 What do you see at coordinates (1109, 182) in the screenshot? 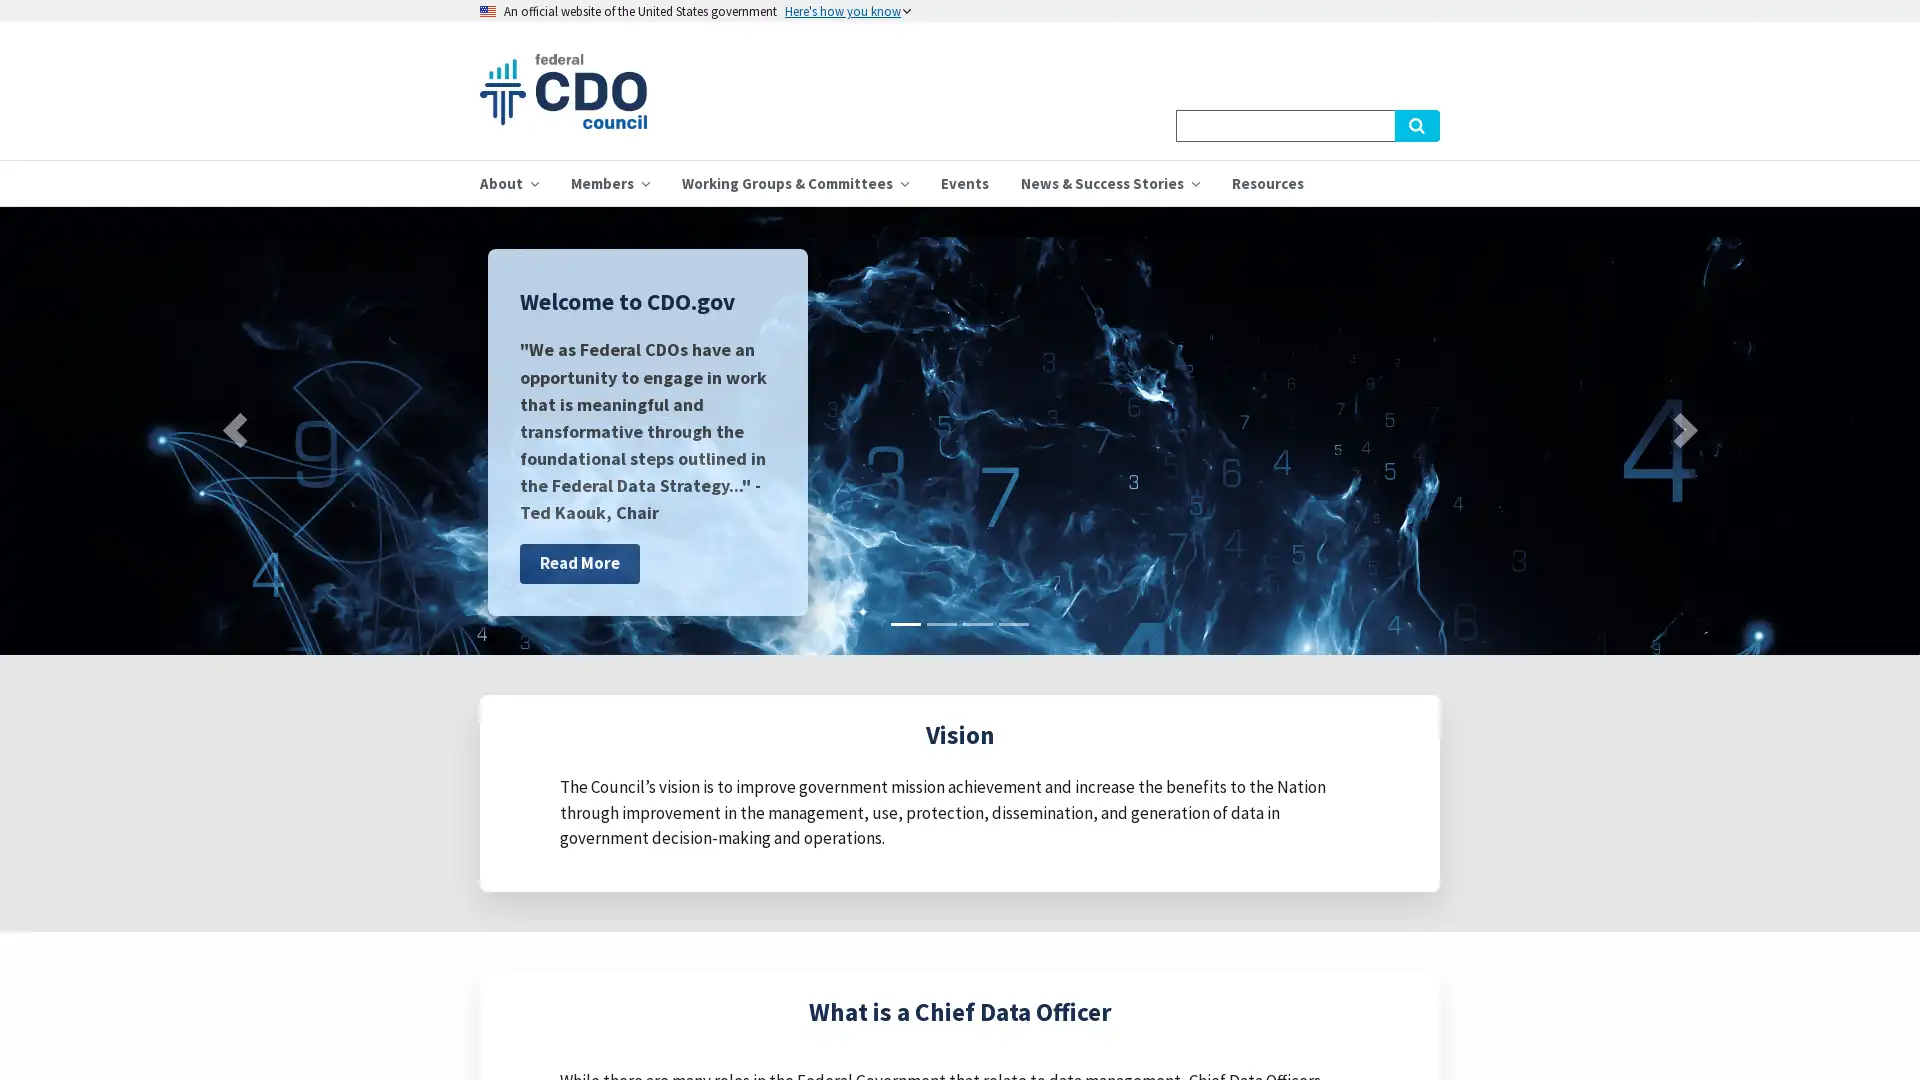
I see `News & Success Stories` at bounding box center [1109, 182].